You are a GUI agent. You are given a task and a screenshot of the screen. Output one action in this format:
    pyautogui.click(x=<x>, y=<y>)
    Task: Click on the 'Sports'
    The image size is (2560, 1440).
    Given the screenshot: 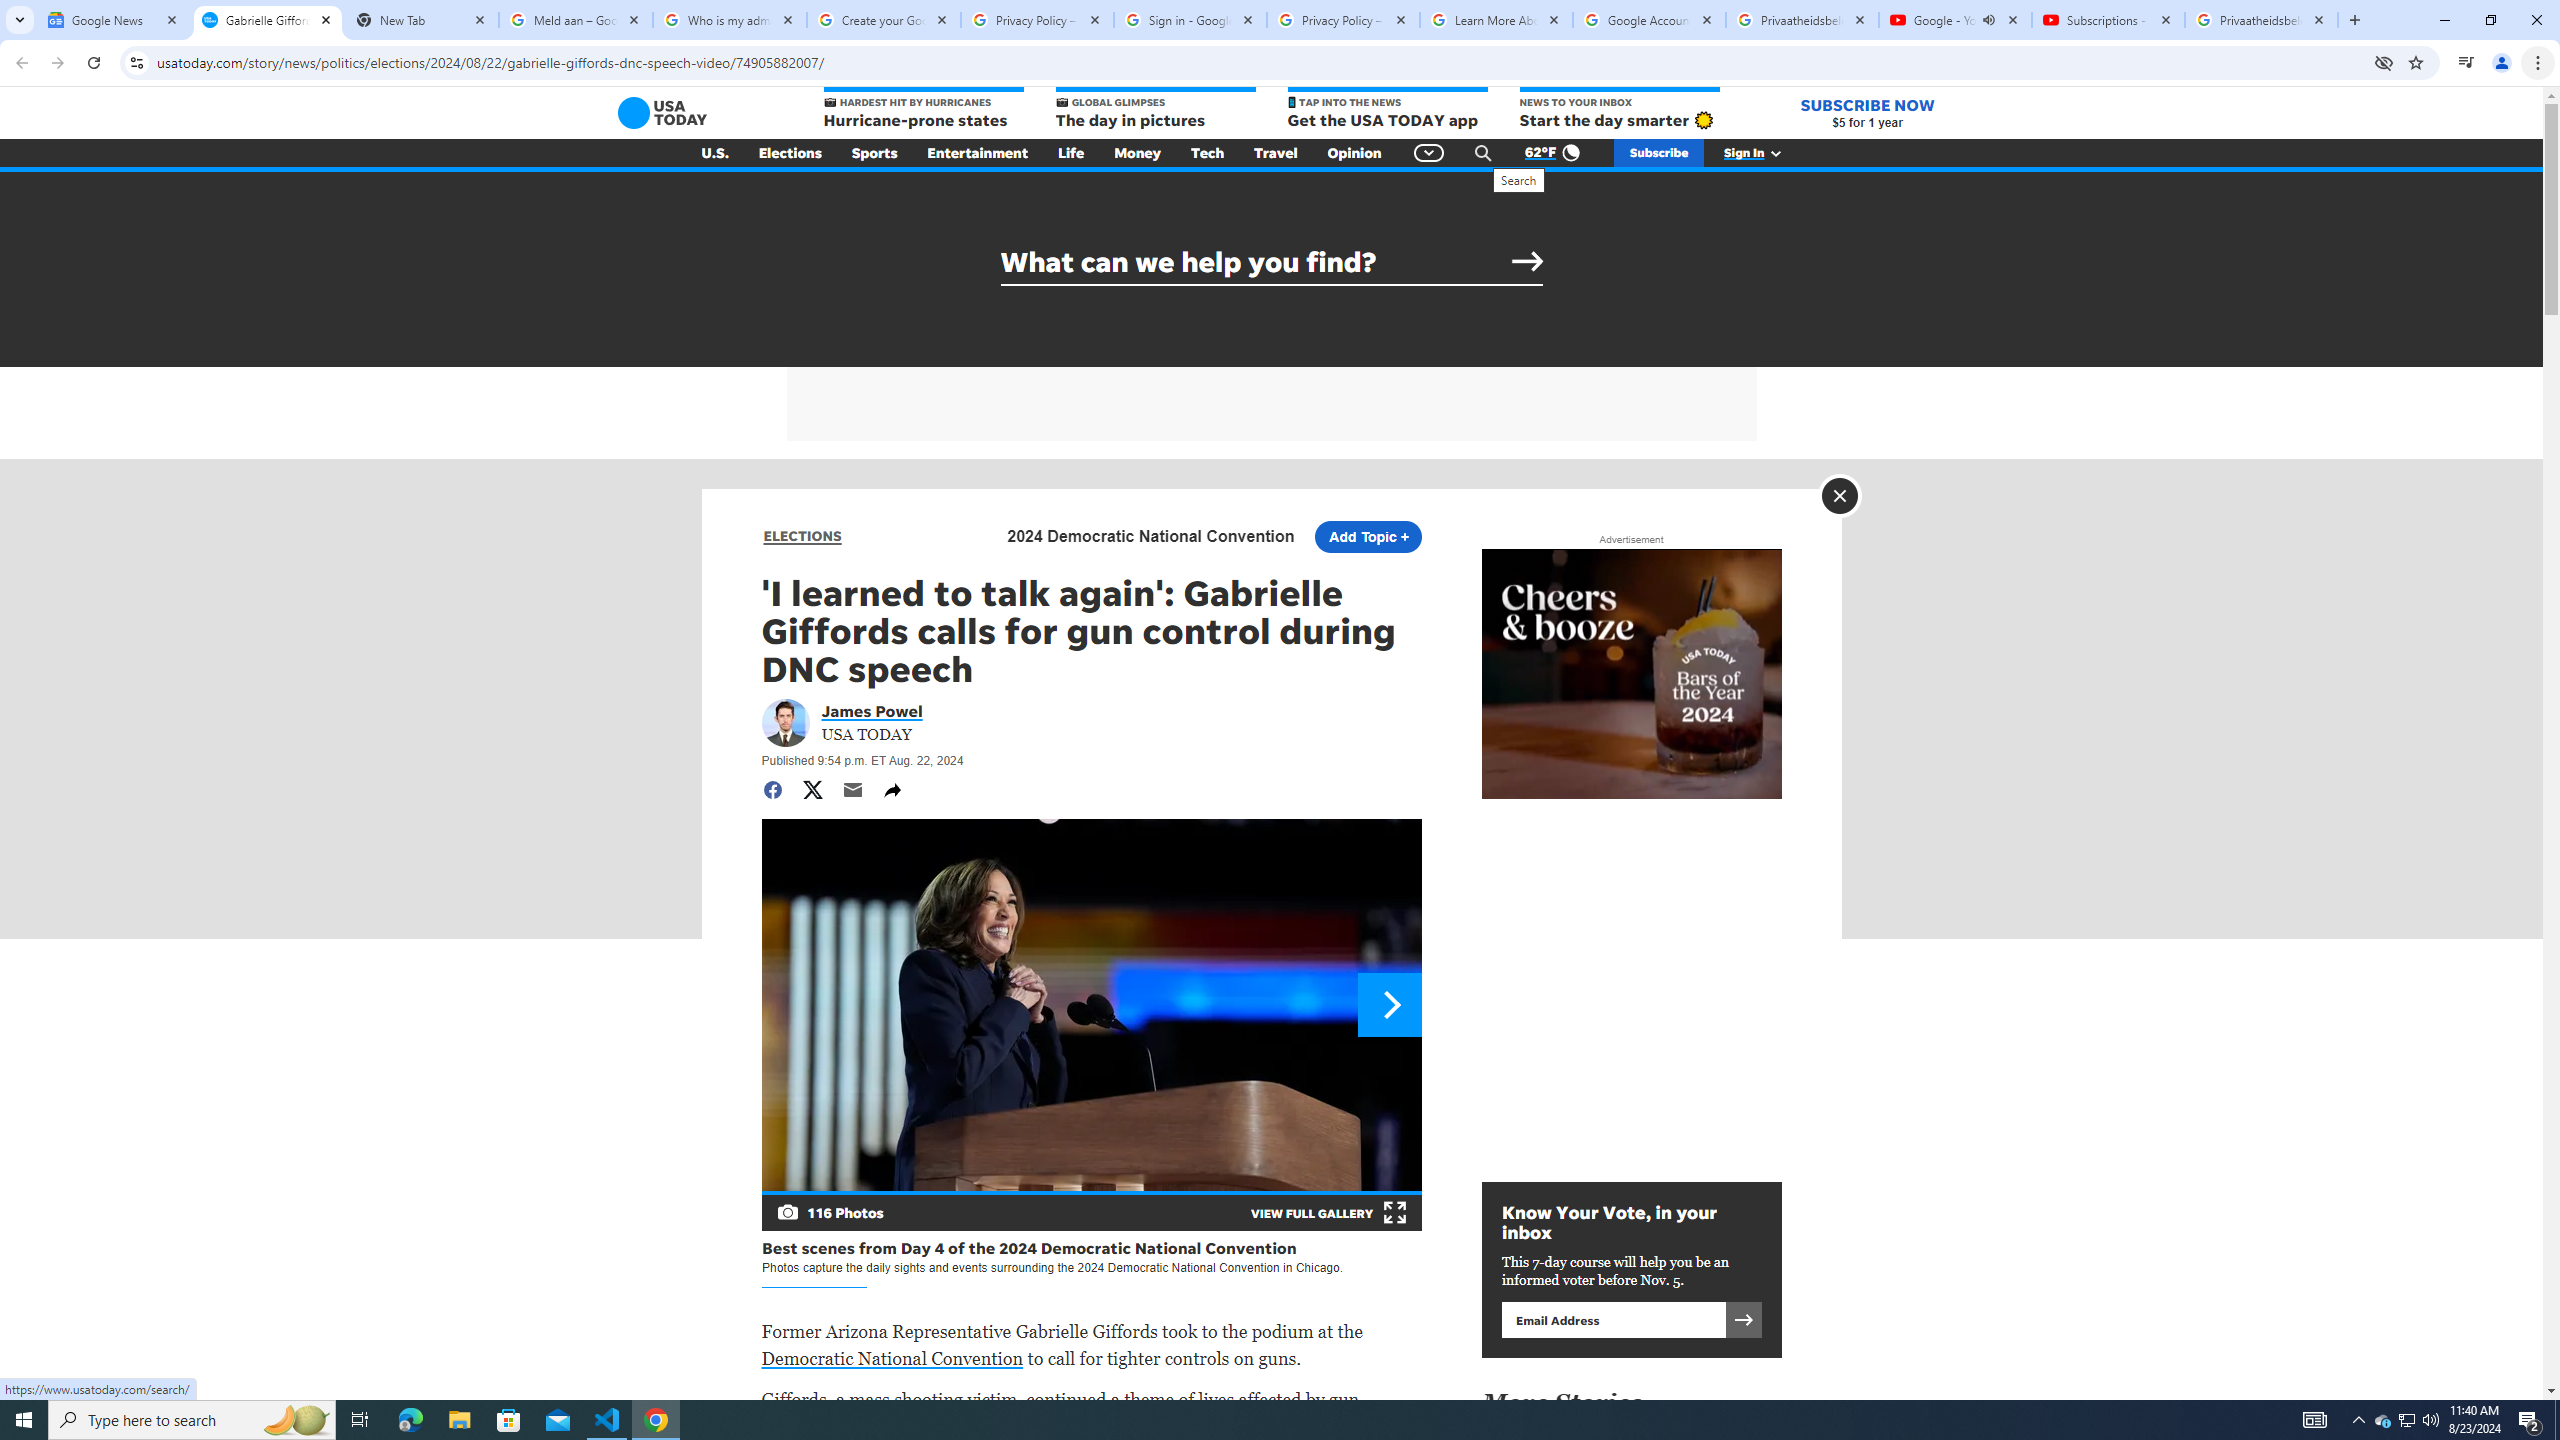 What is the action you would take?
    pyautogui.click(x=875, y=153)
    